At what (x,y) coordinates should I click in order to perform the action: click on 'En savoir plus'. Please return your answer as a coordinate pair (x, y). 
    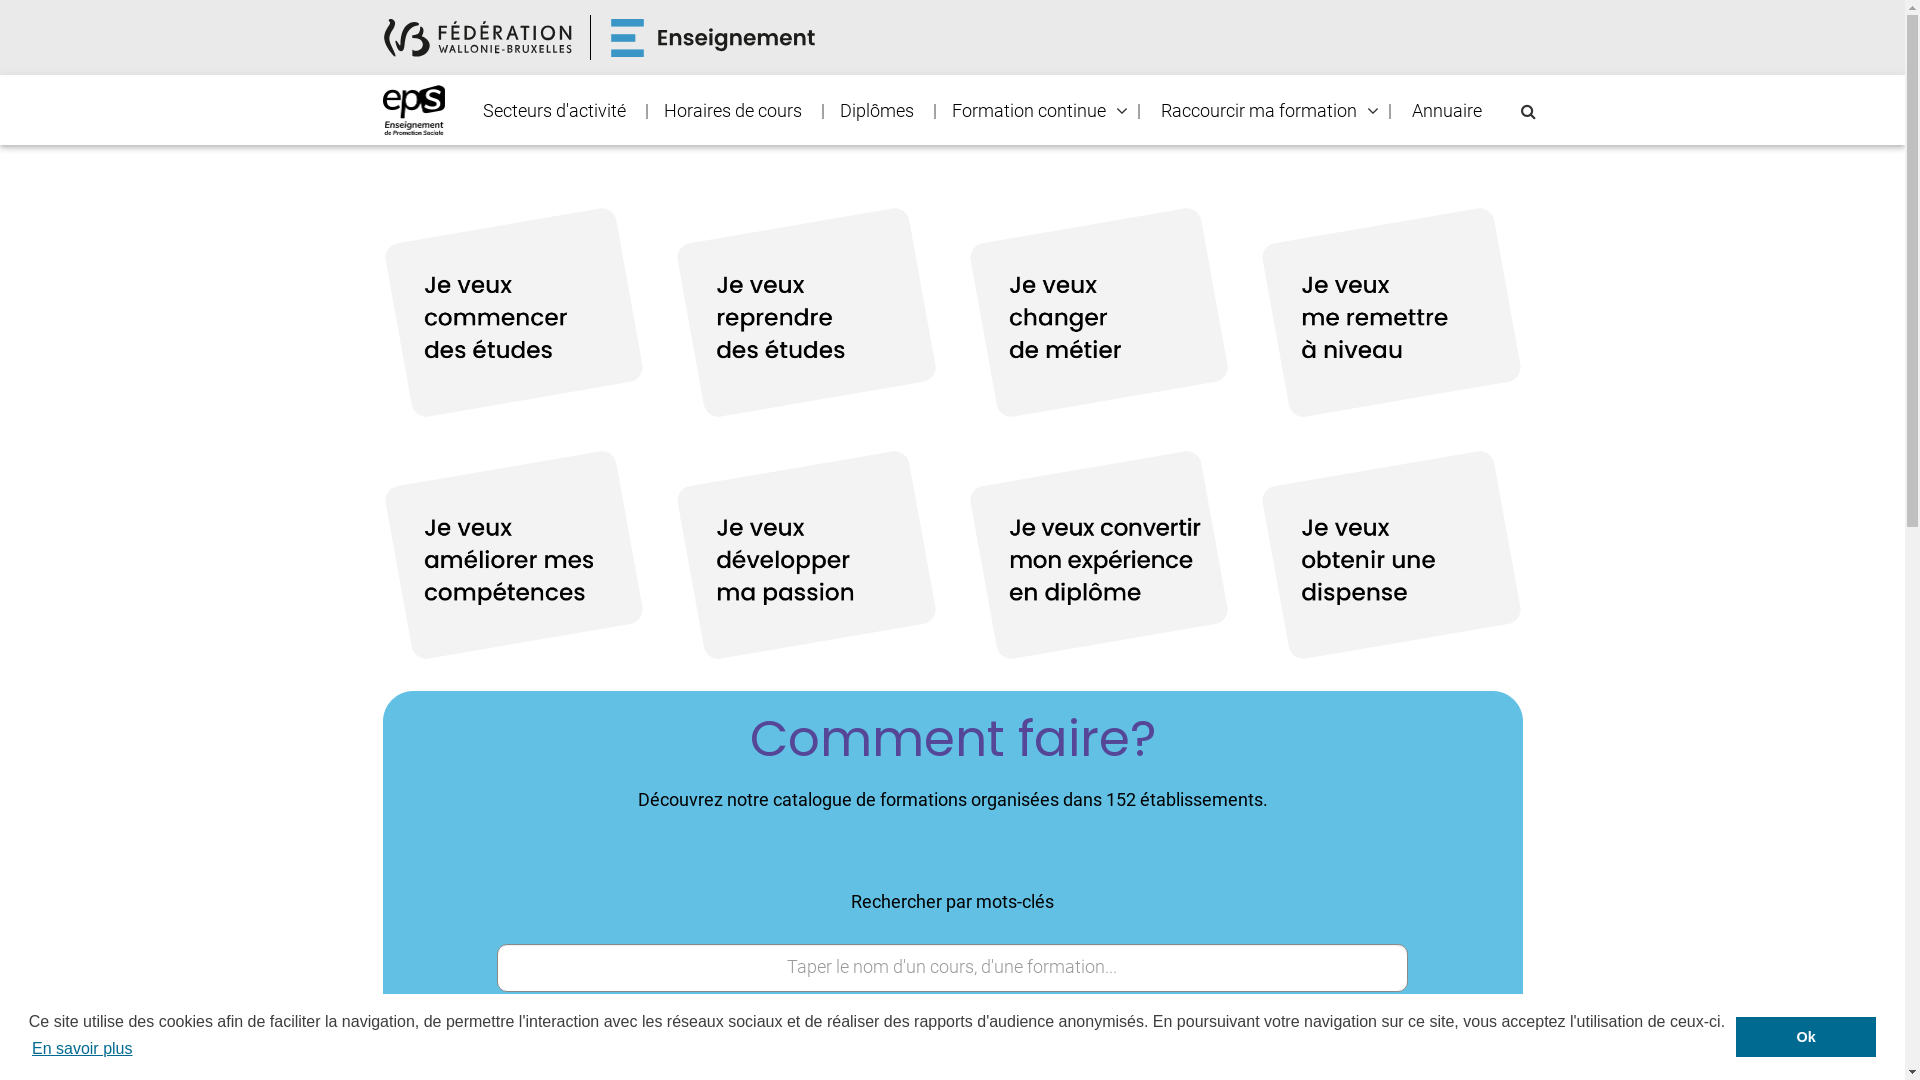
    Looking at the image, I should click on (81, 1048).